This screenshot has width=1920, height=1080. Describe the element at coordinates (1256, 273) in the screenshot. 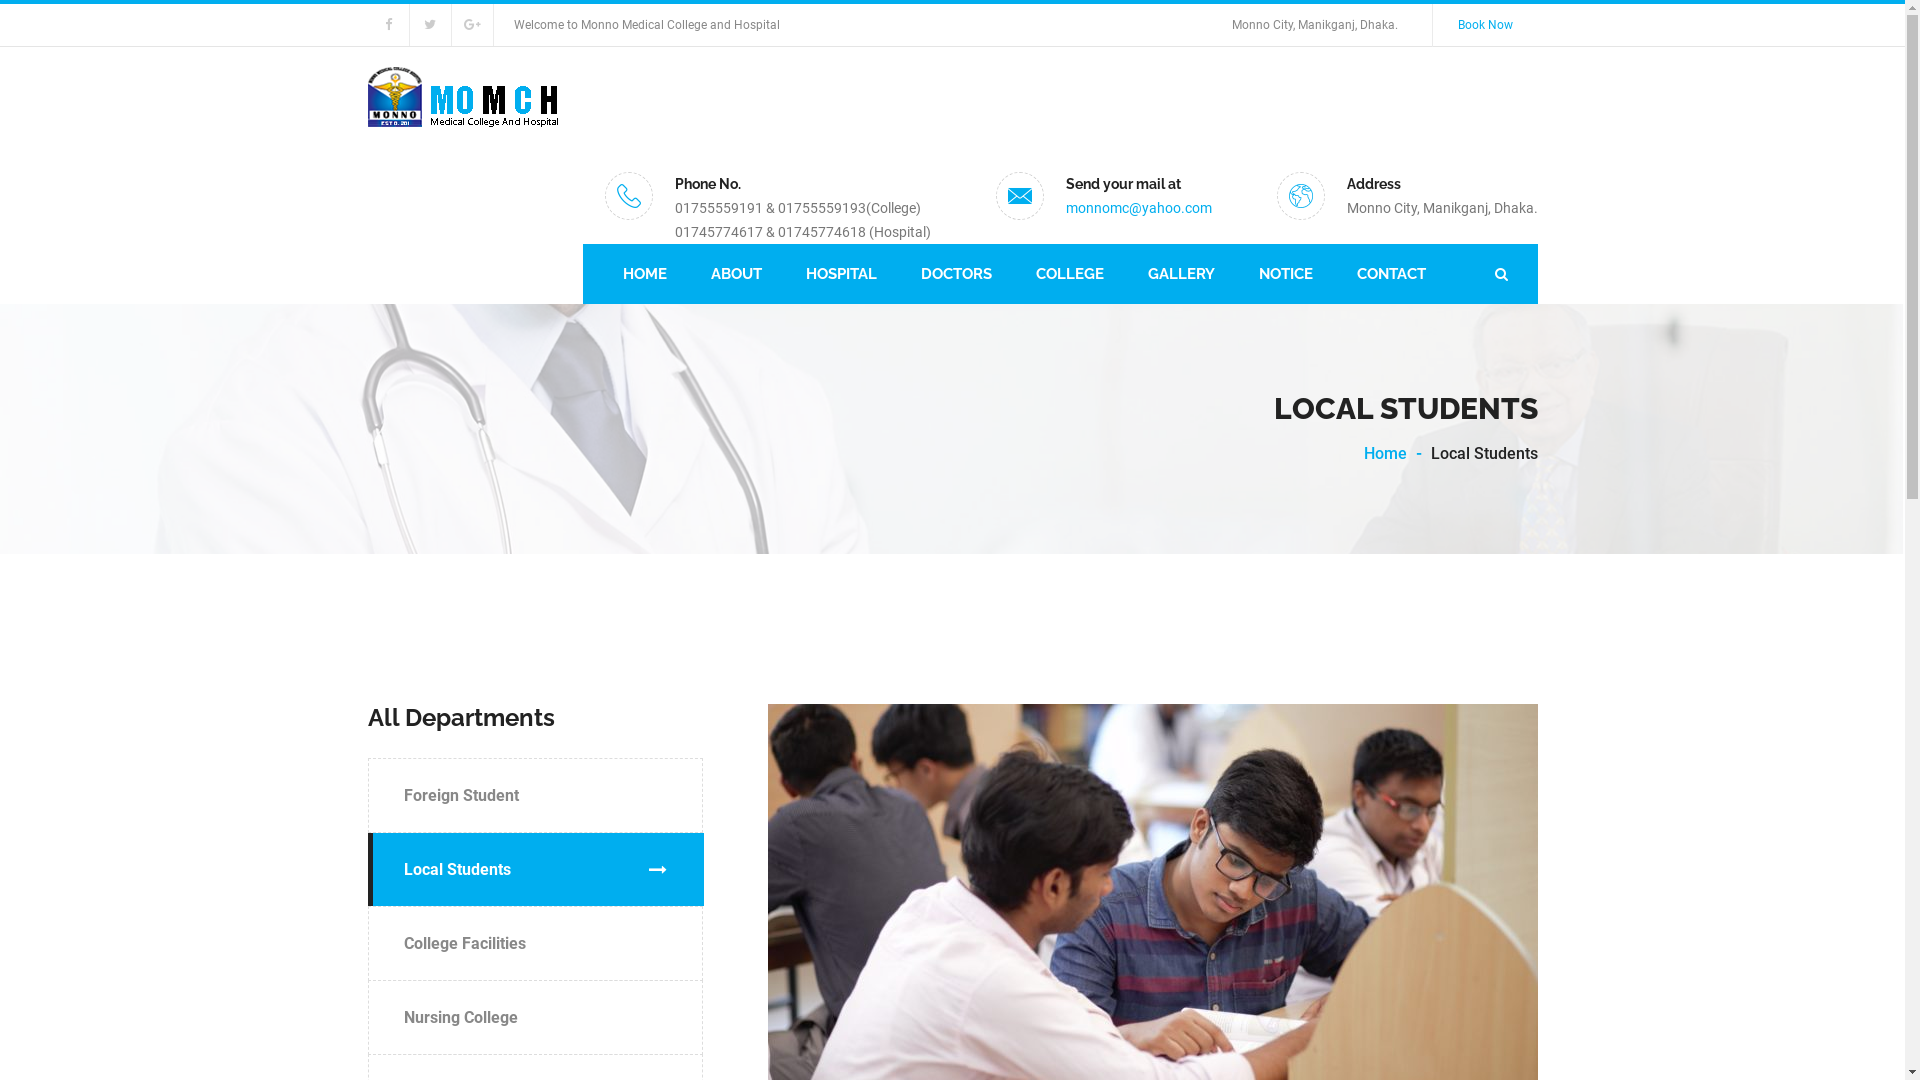

I see `'NOTICE'` at that location.